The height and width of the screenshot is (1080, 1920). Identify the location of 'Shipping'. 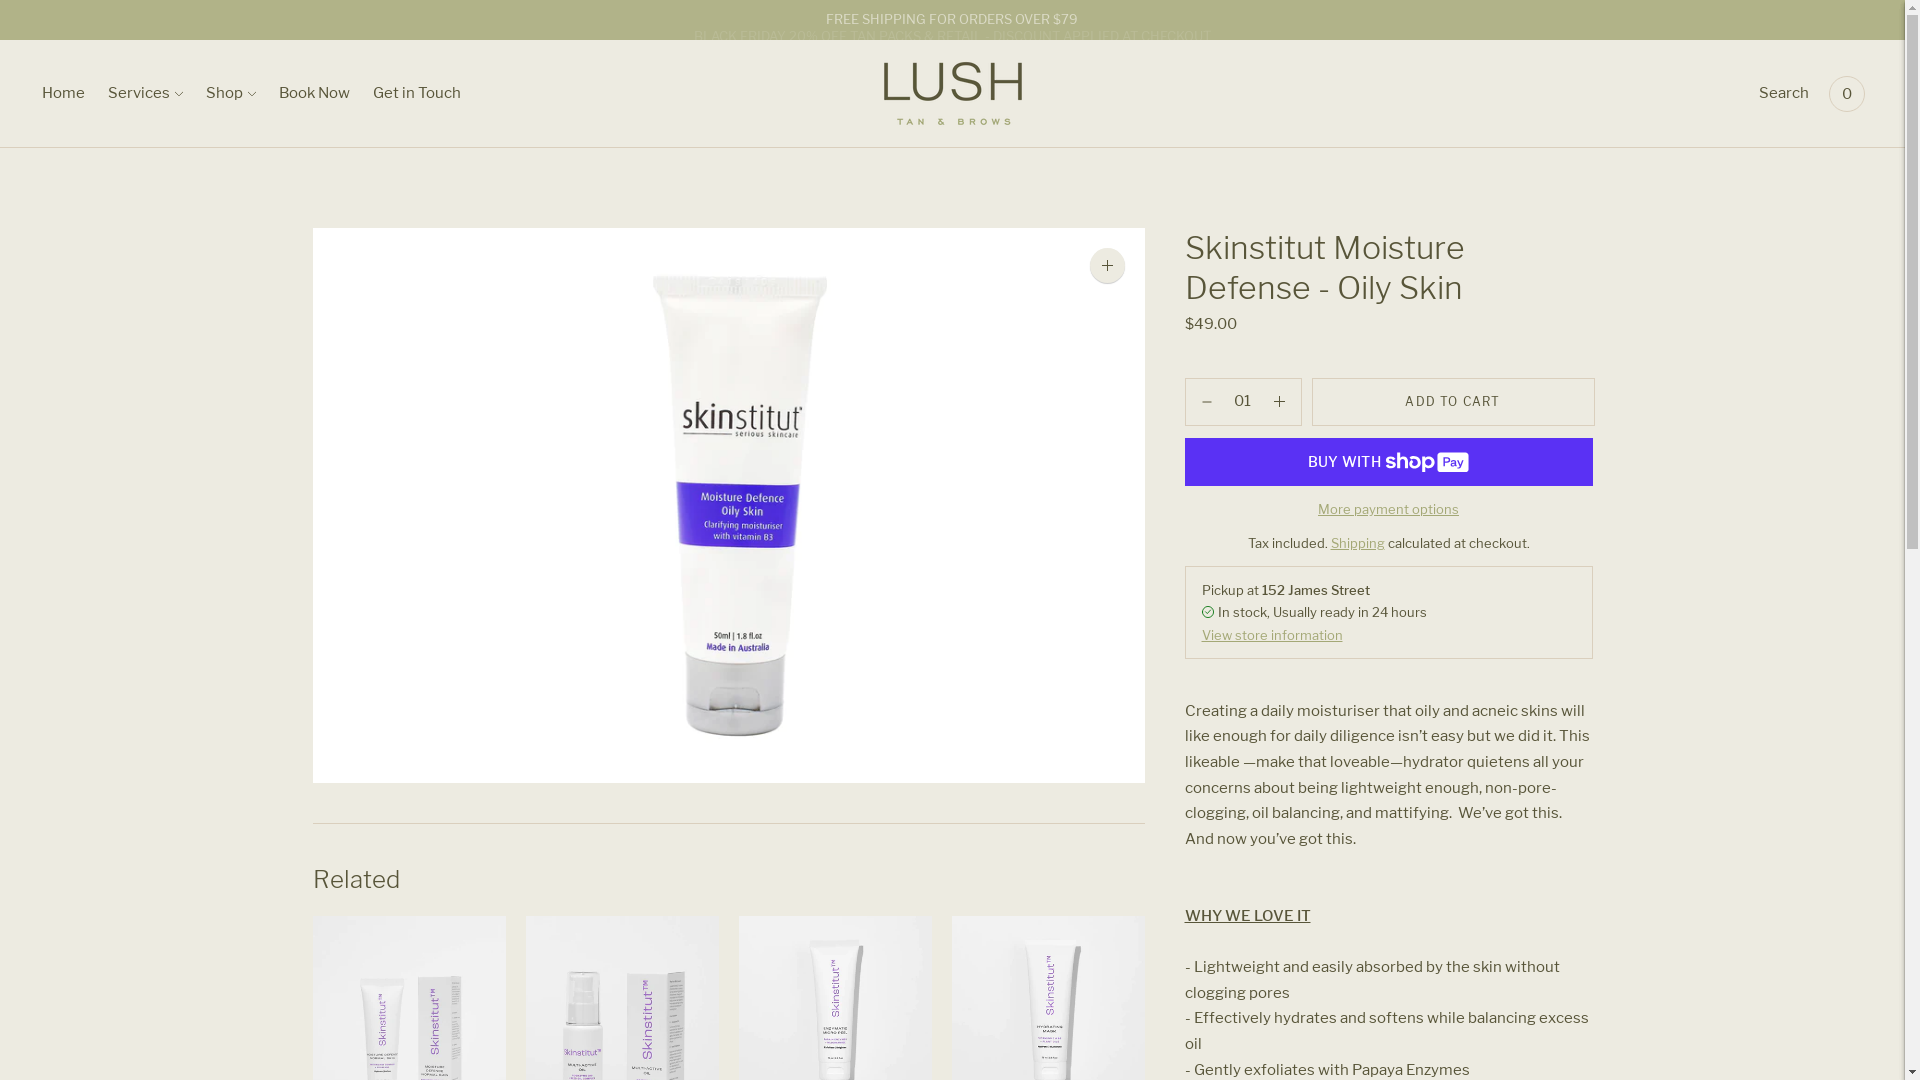
(1357, 543).